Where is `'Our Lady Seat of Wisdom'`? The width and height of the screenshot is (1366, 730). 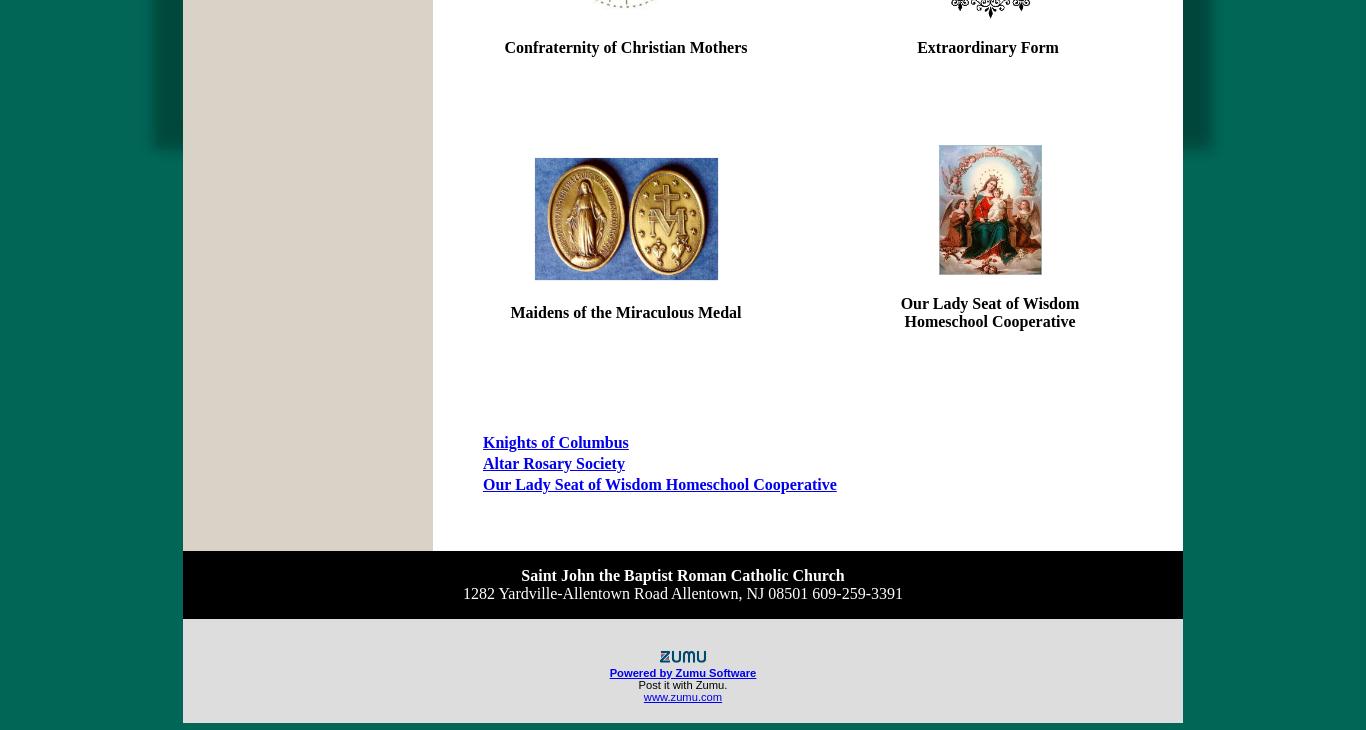
'Our Lady Seat of Wisdom' is located at coordinates (989, 303).